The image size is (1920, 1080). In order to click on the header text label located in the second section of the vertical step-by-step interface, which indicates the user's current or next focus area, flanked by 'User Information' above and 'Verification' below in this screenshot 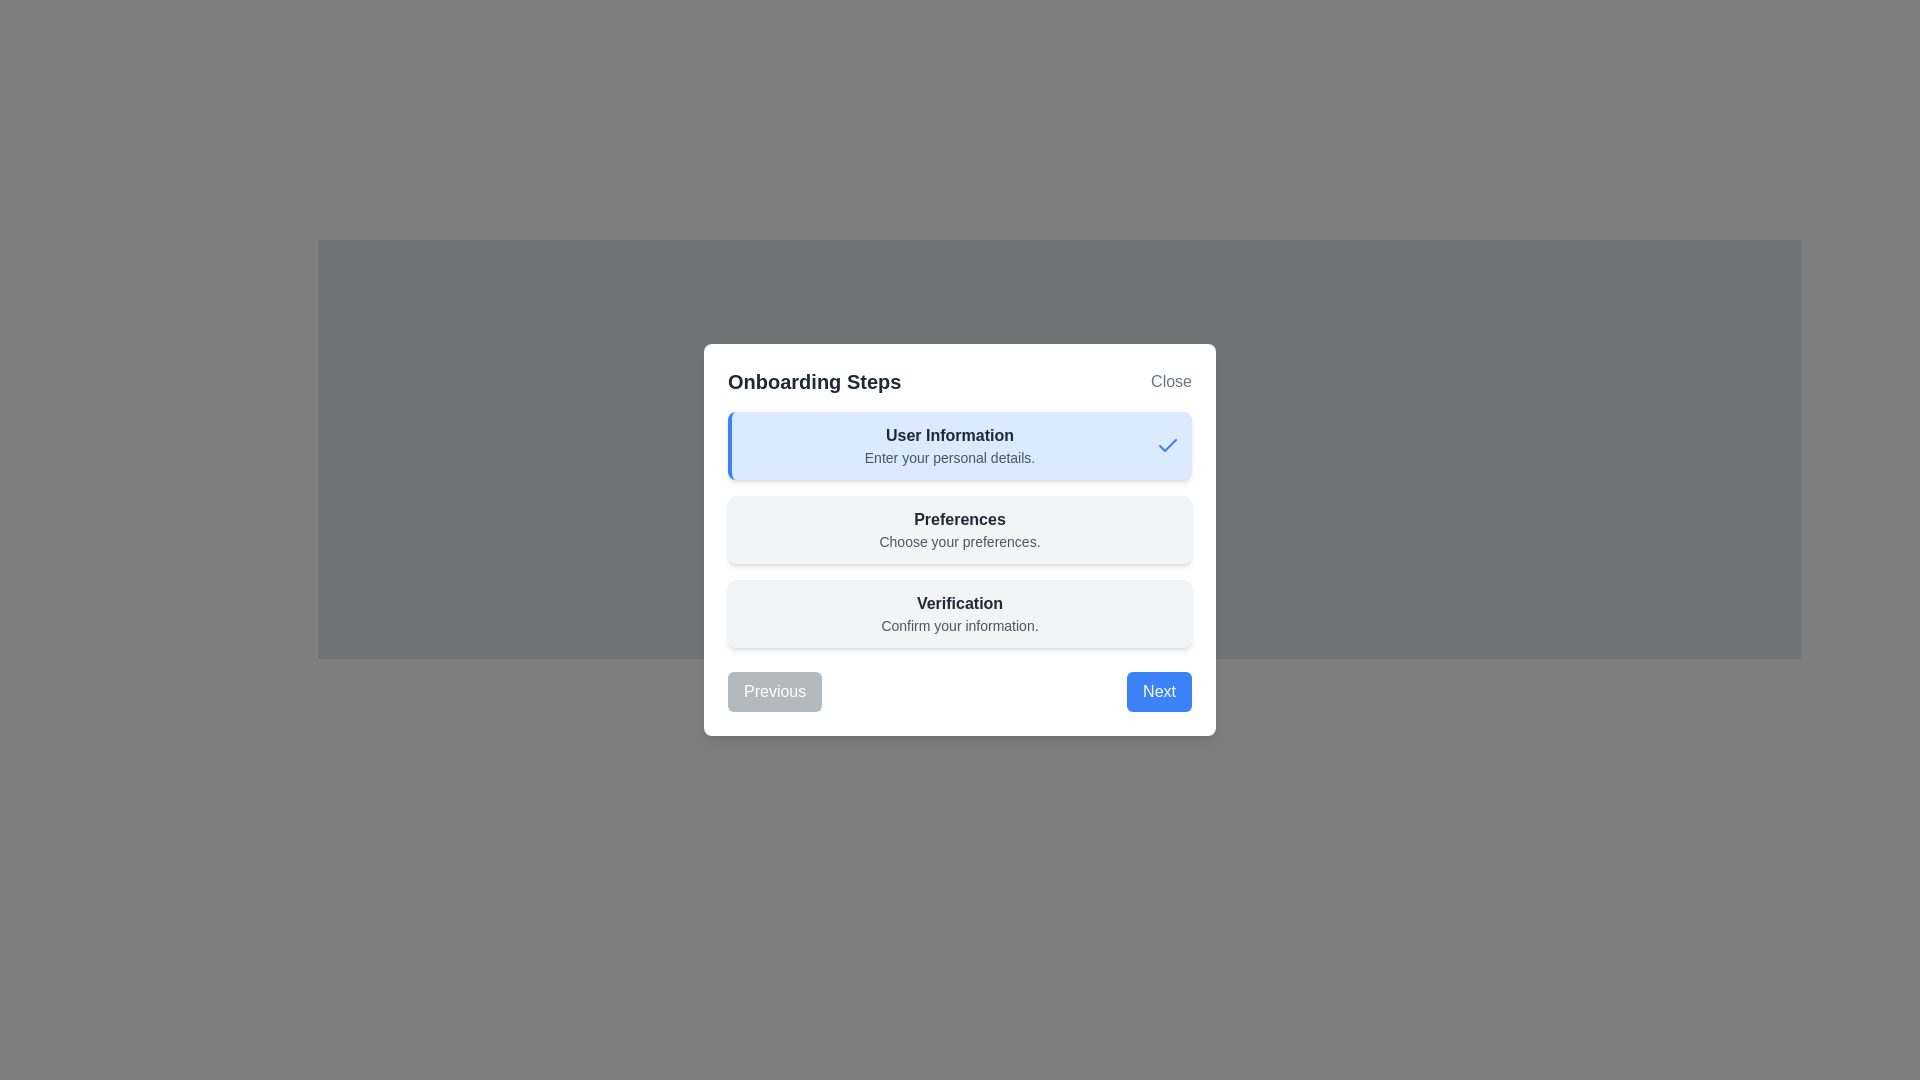, I will do `click(960, 519)`.